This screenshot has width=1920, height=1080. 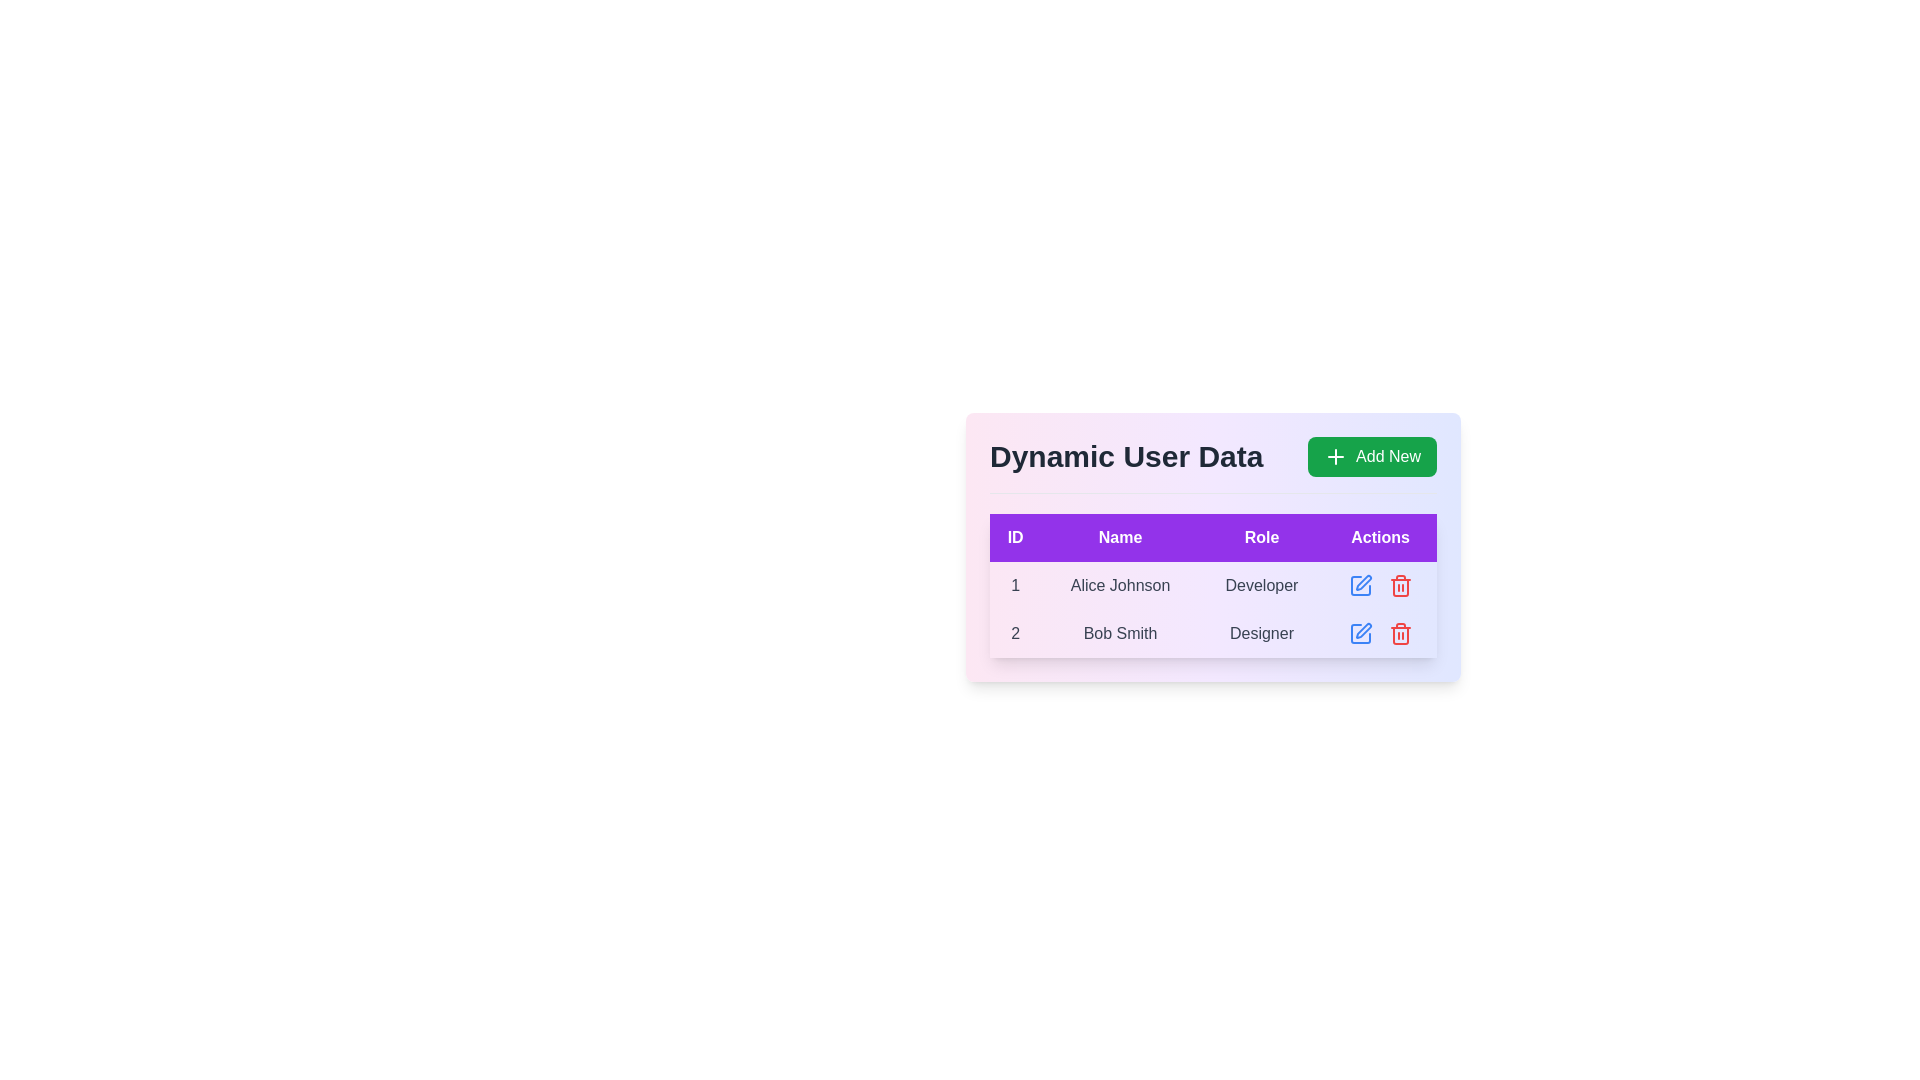 What do you see at coordinates (1360, 585) in the screenshot?
I see `the blue edit button icon located in the 'Actions' column under the 'Dynamic User Data' section` at bounding box center [1360, 585].